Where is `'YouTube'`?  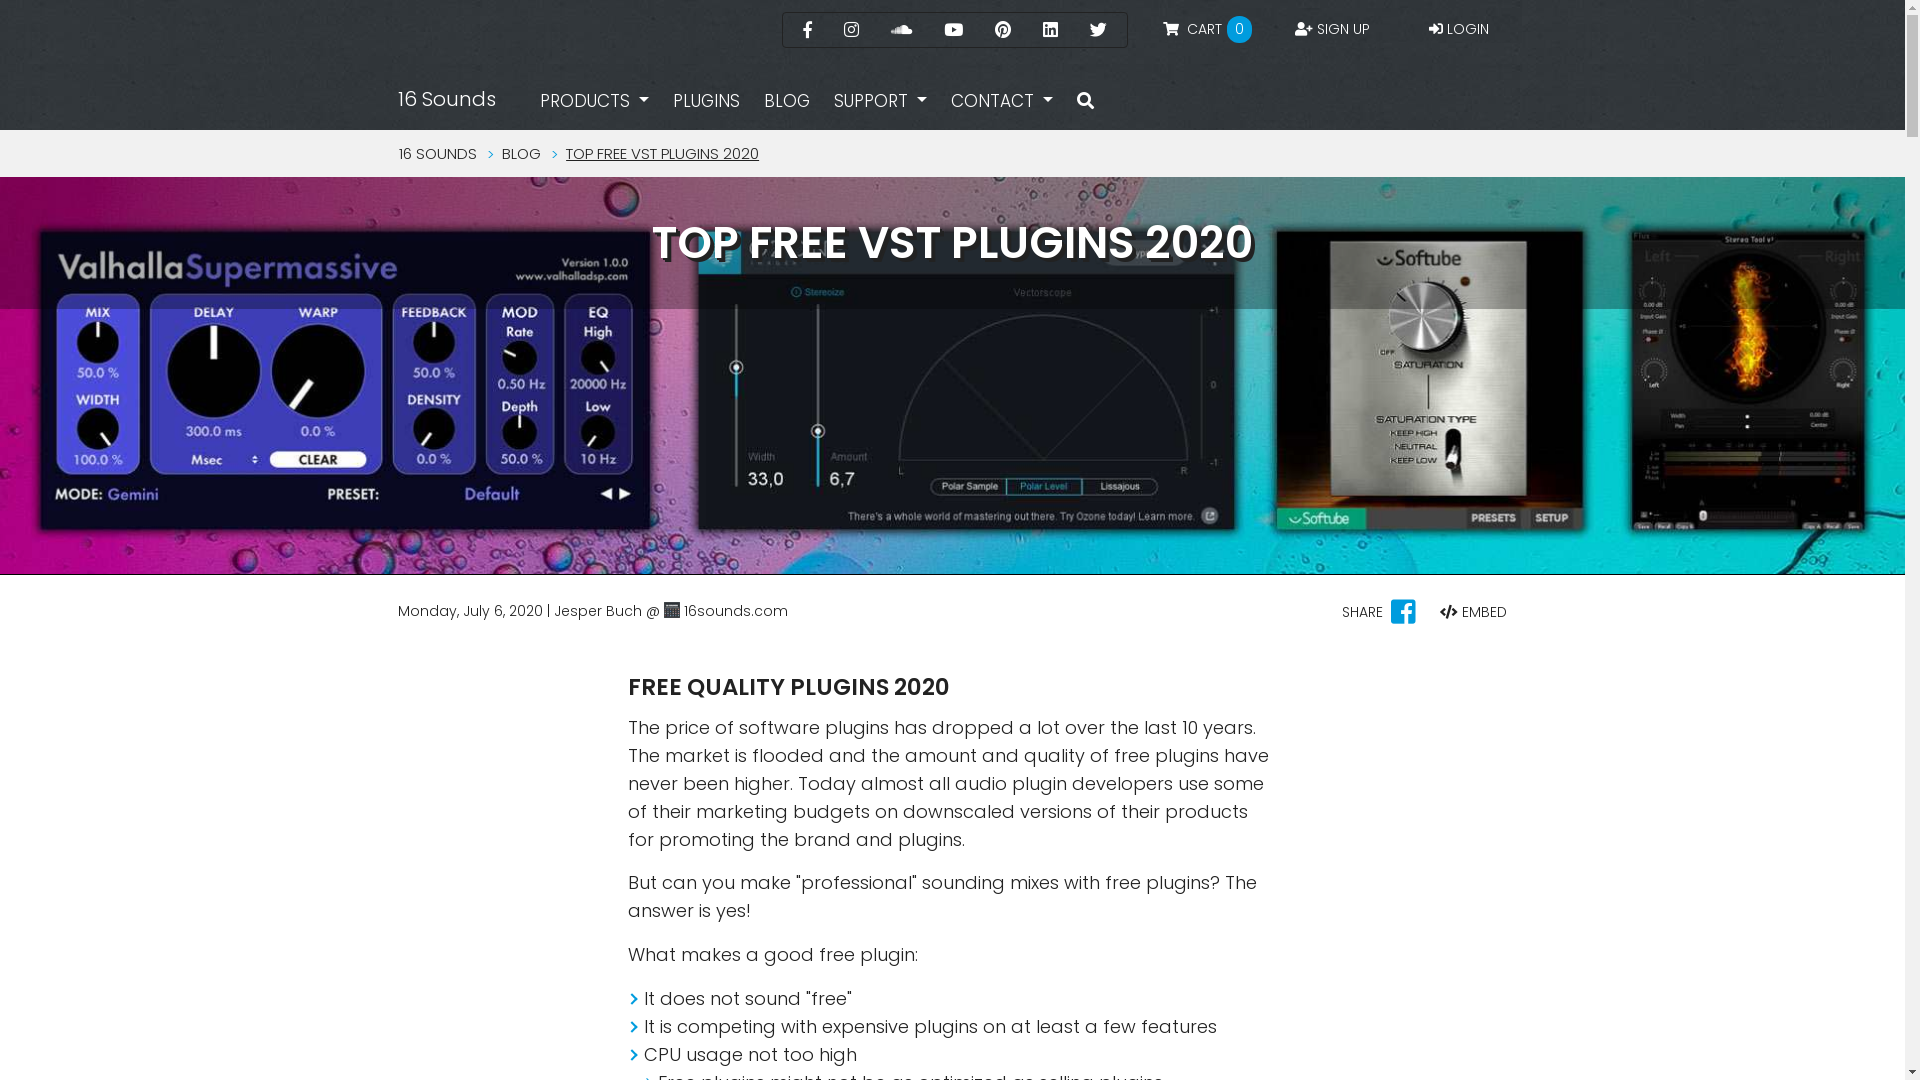 'YouTube' is located at coordinates (952, 30).